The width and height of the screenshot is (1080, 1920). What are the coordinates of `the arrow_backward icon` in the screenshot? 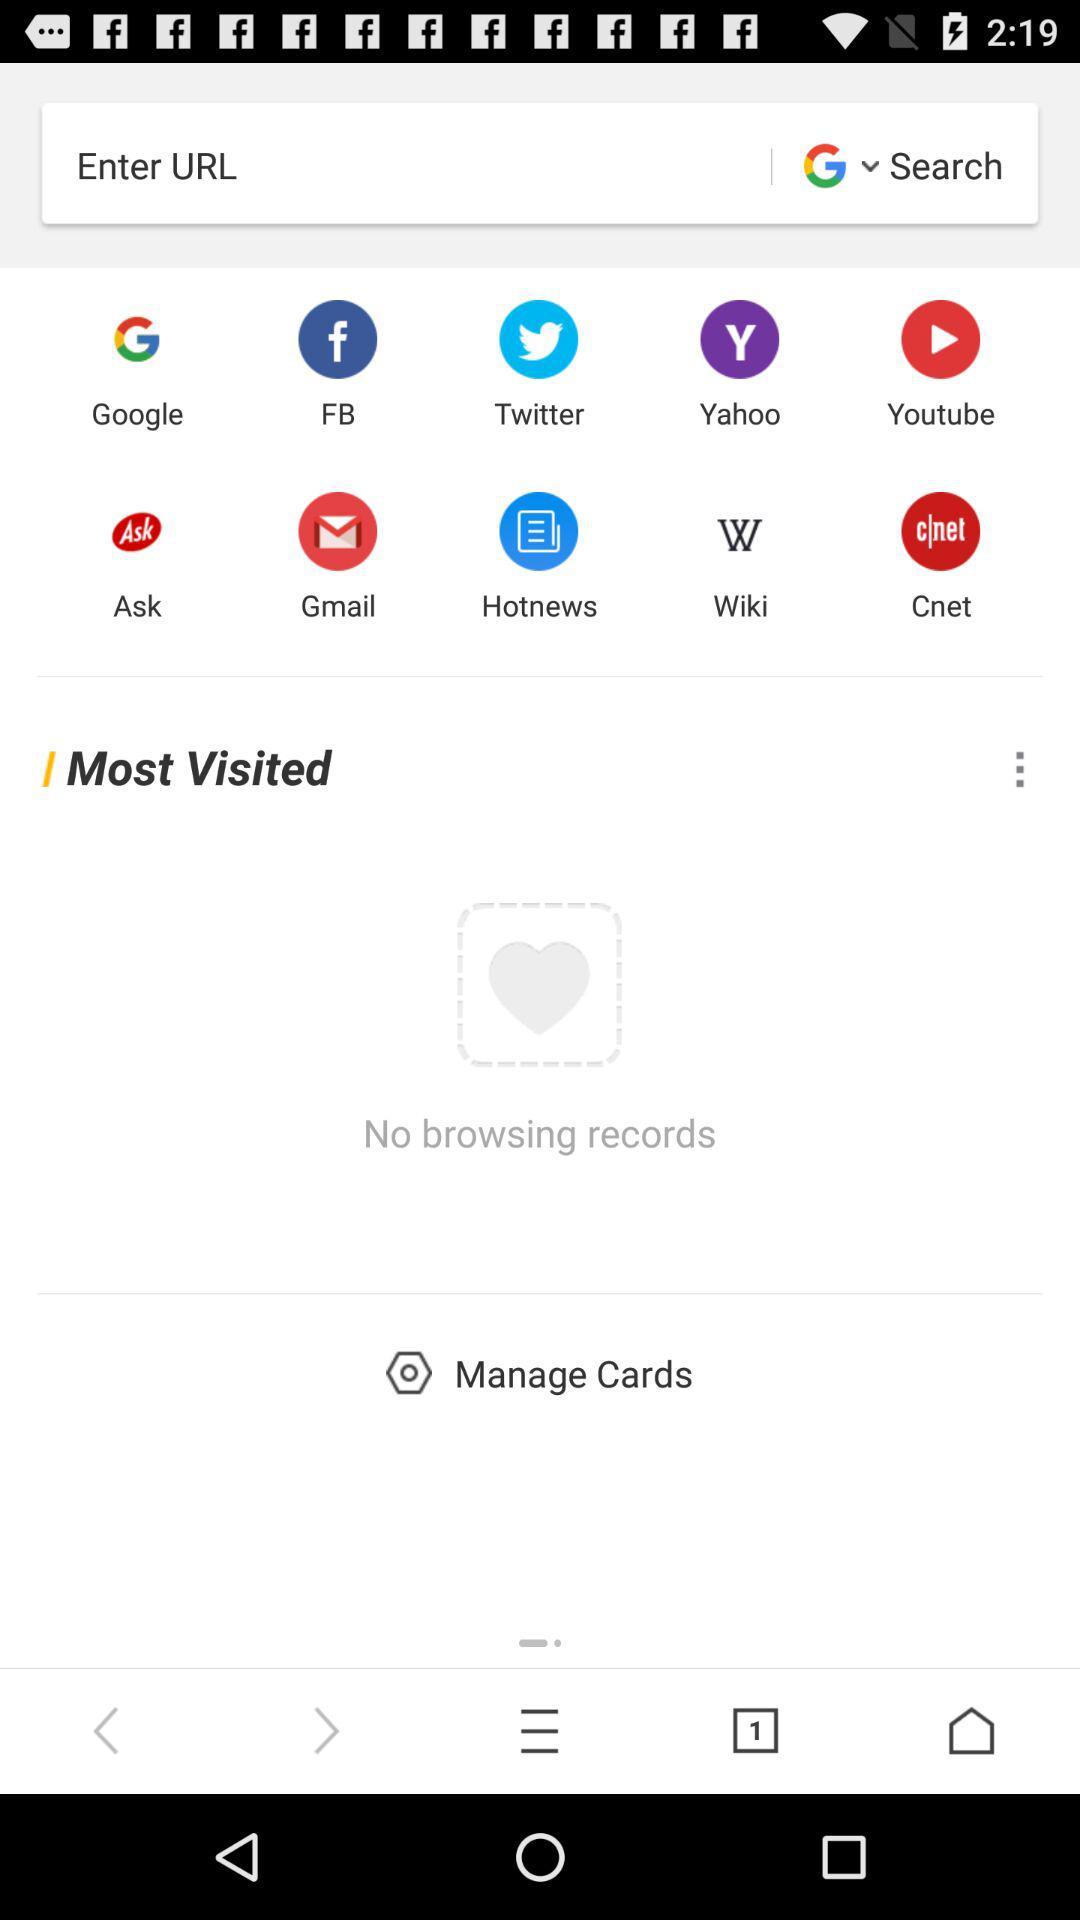 It's located at (108, 1851).